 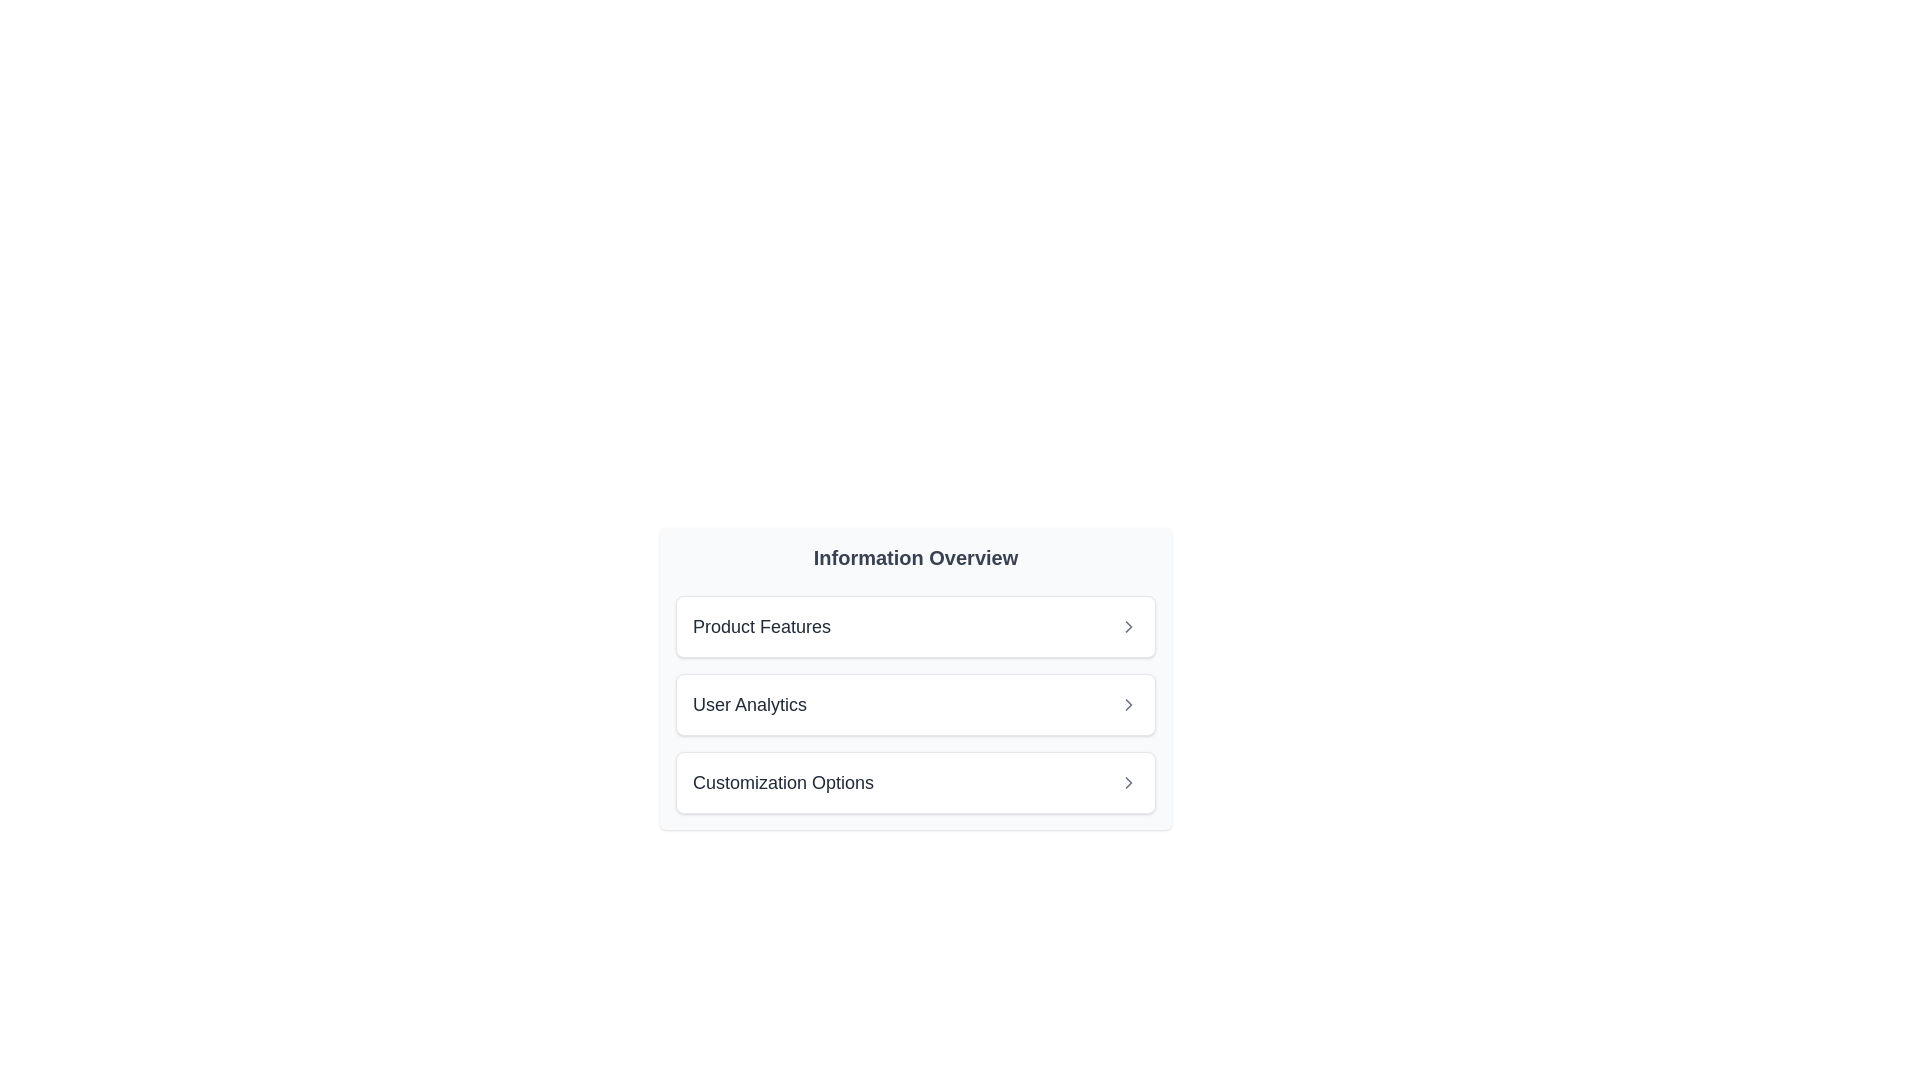 What do you see at coordinates (1128, 704) in the screenshot?
I see `the SVG Icon located at the far right of the 'User Analytics' row` at bounding box center [1128, 704].